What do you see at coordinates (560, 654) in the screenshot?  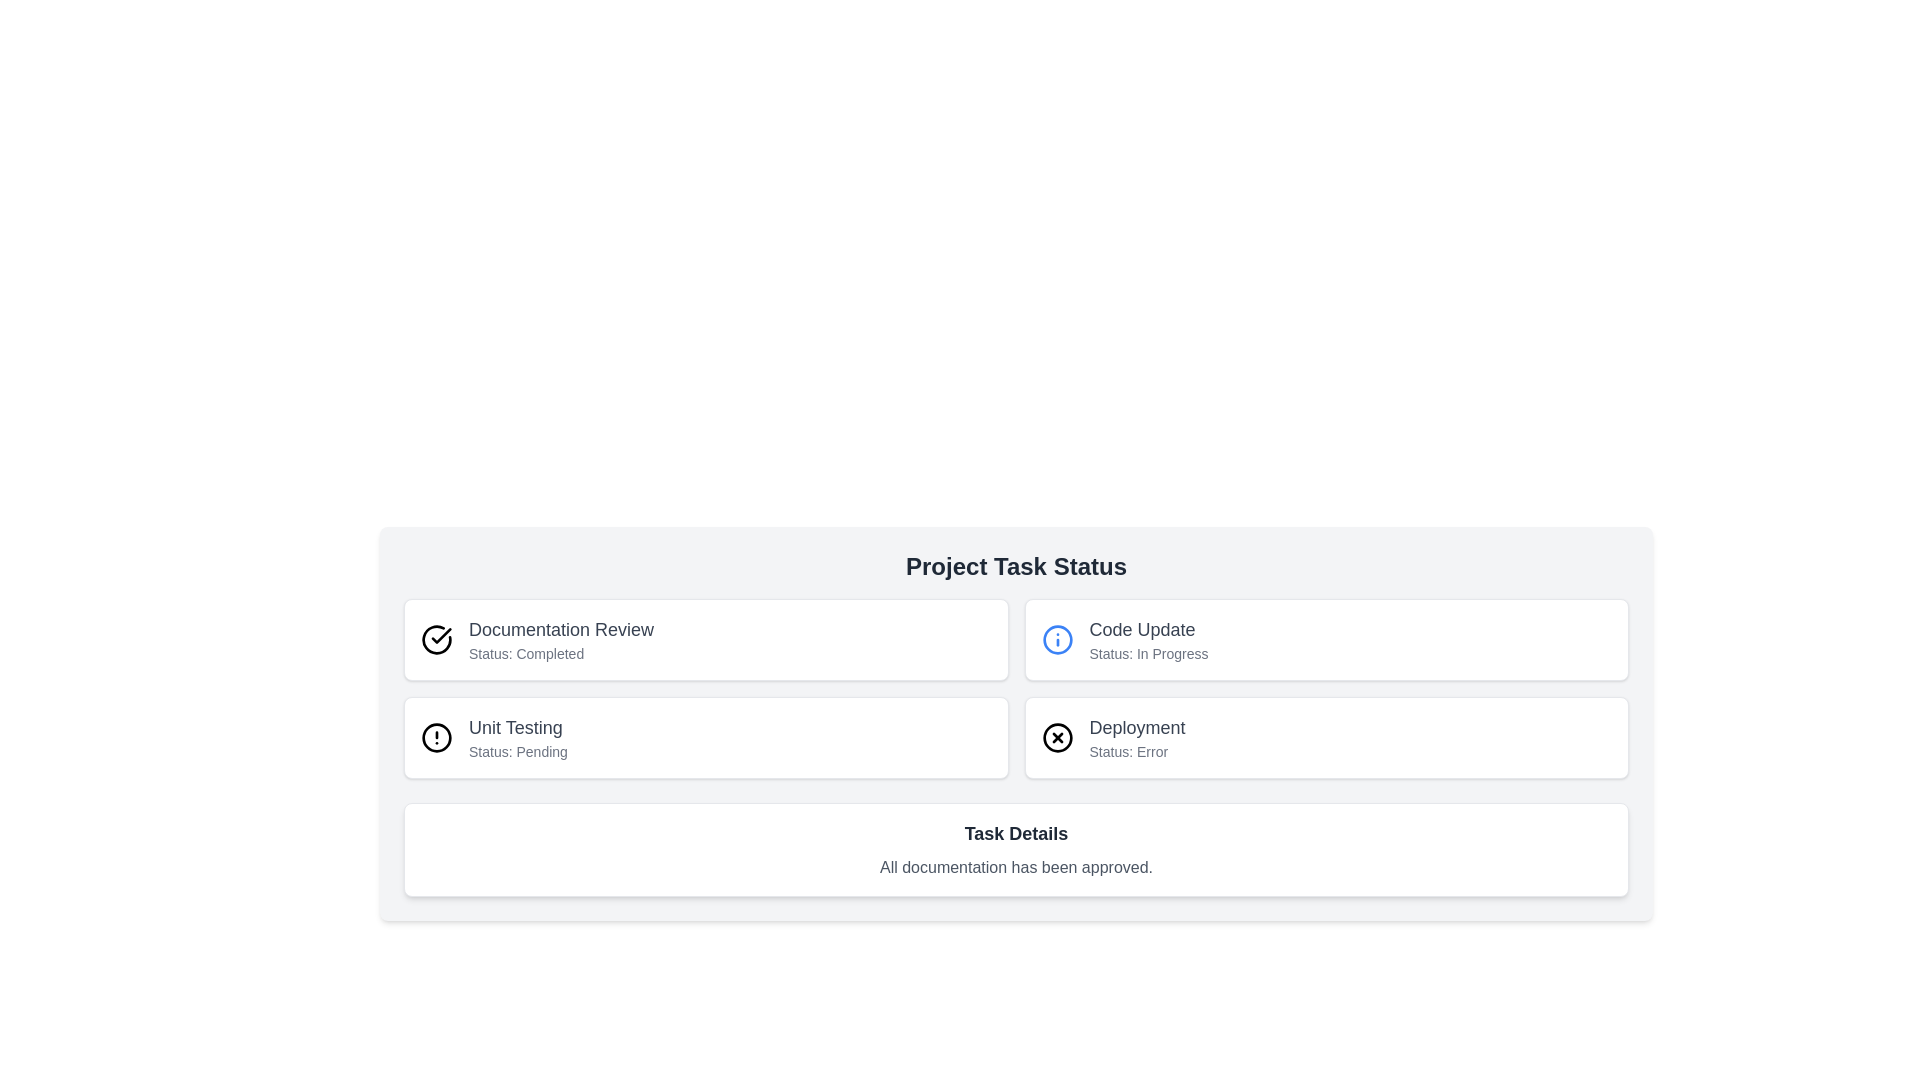 I see `informational static text label indicating the current status of the 'Documentation Review' task, which is marked as 'Completed'` at bounding box center [560, 654].